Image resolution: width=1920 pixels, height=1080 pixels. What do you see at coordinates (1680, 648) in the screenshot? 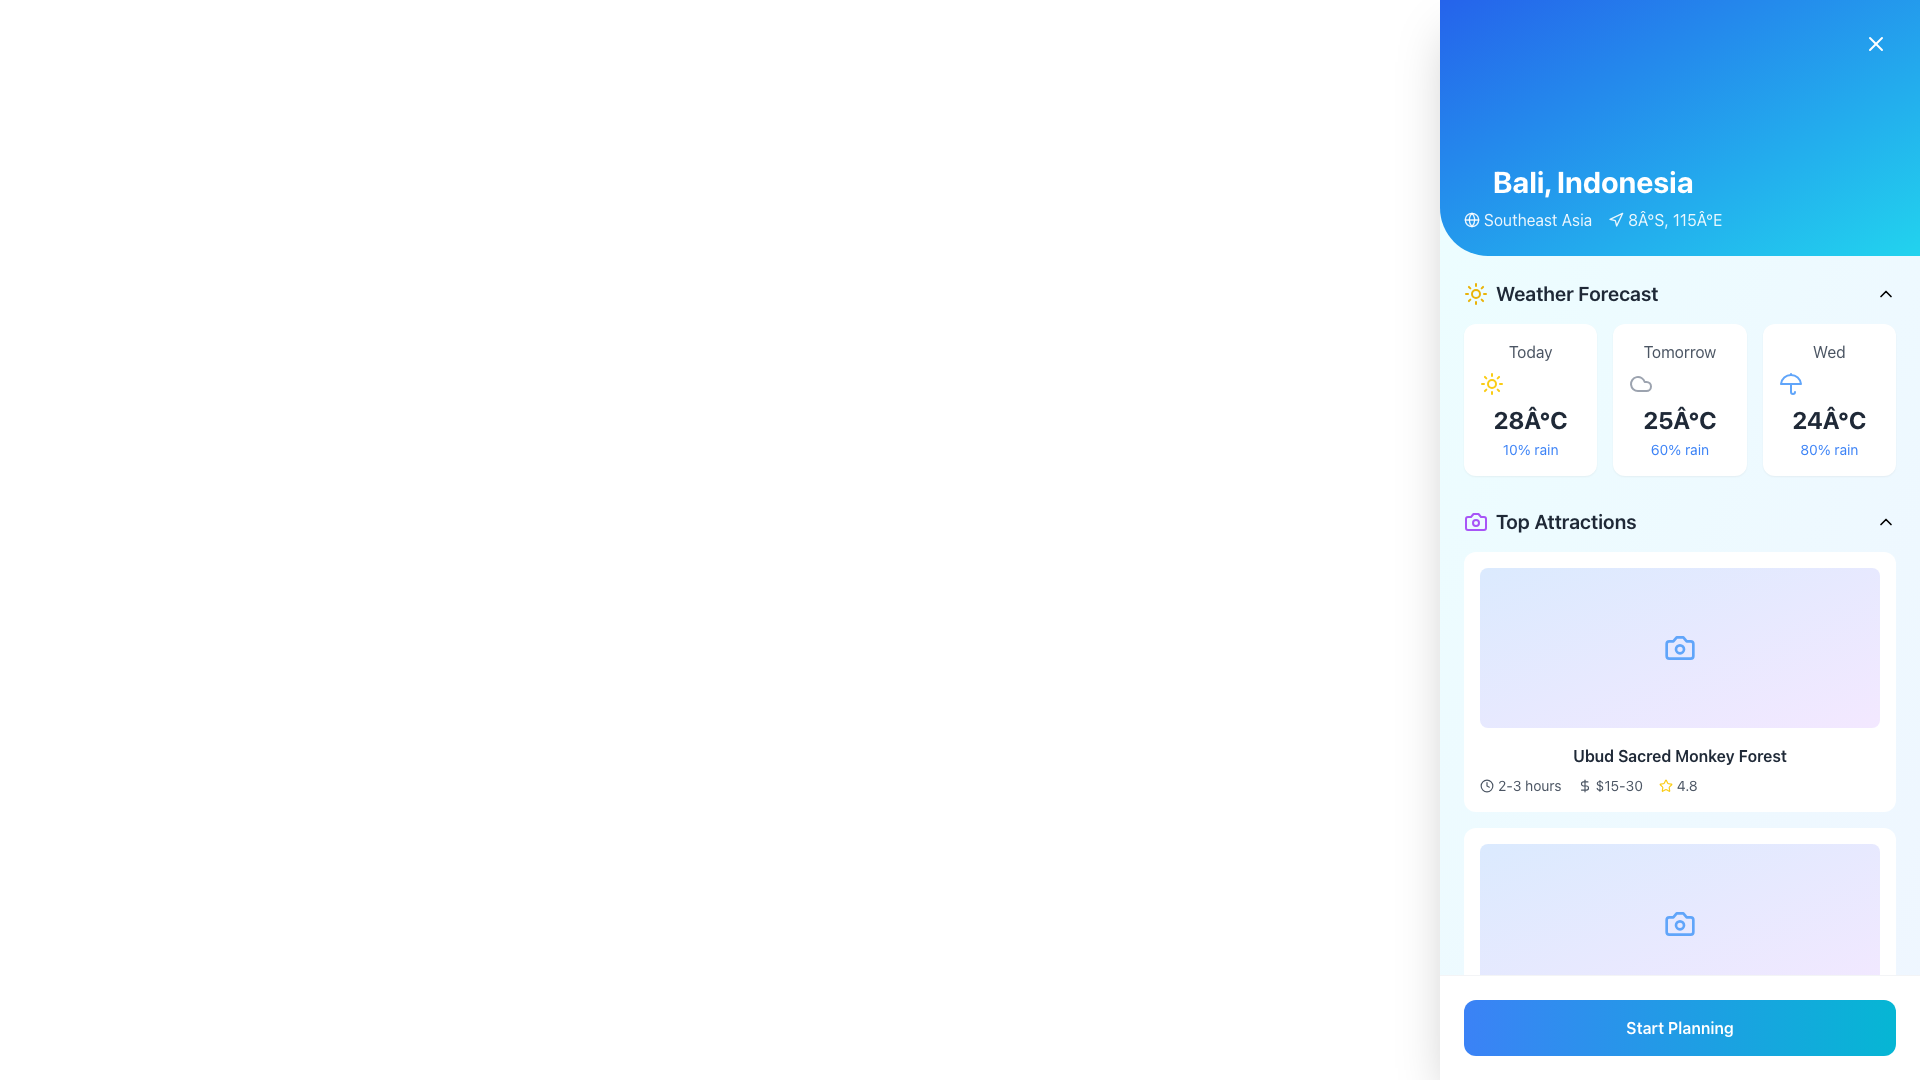
I see `the blue camera icon located in the 'Top Attractions' section under the 'Ubud Sacred Monkey Forest' entry` at bounding box center [1680, 648].